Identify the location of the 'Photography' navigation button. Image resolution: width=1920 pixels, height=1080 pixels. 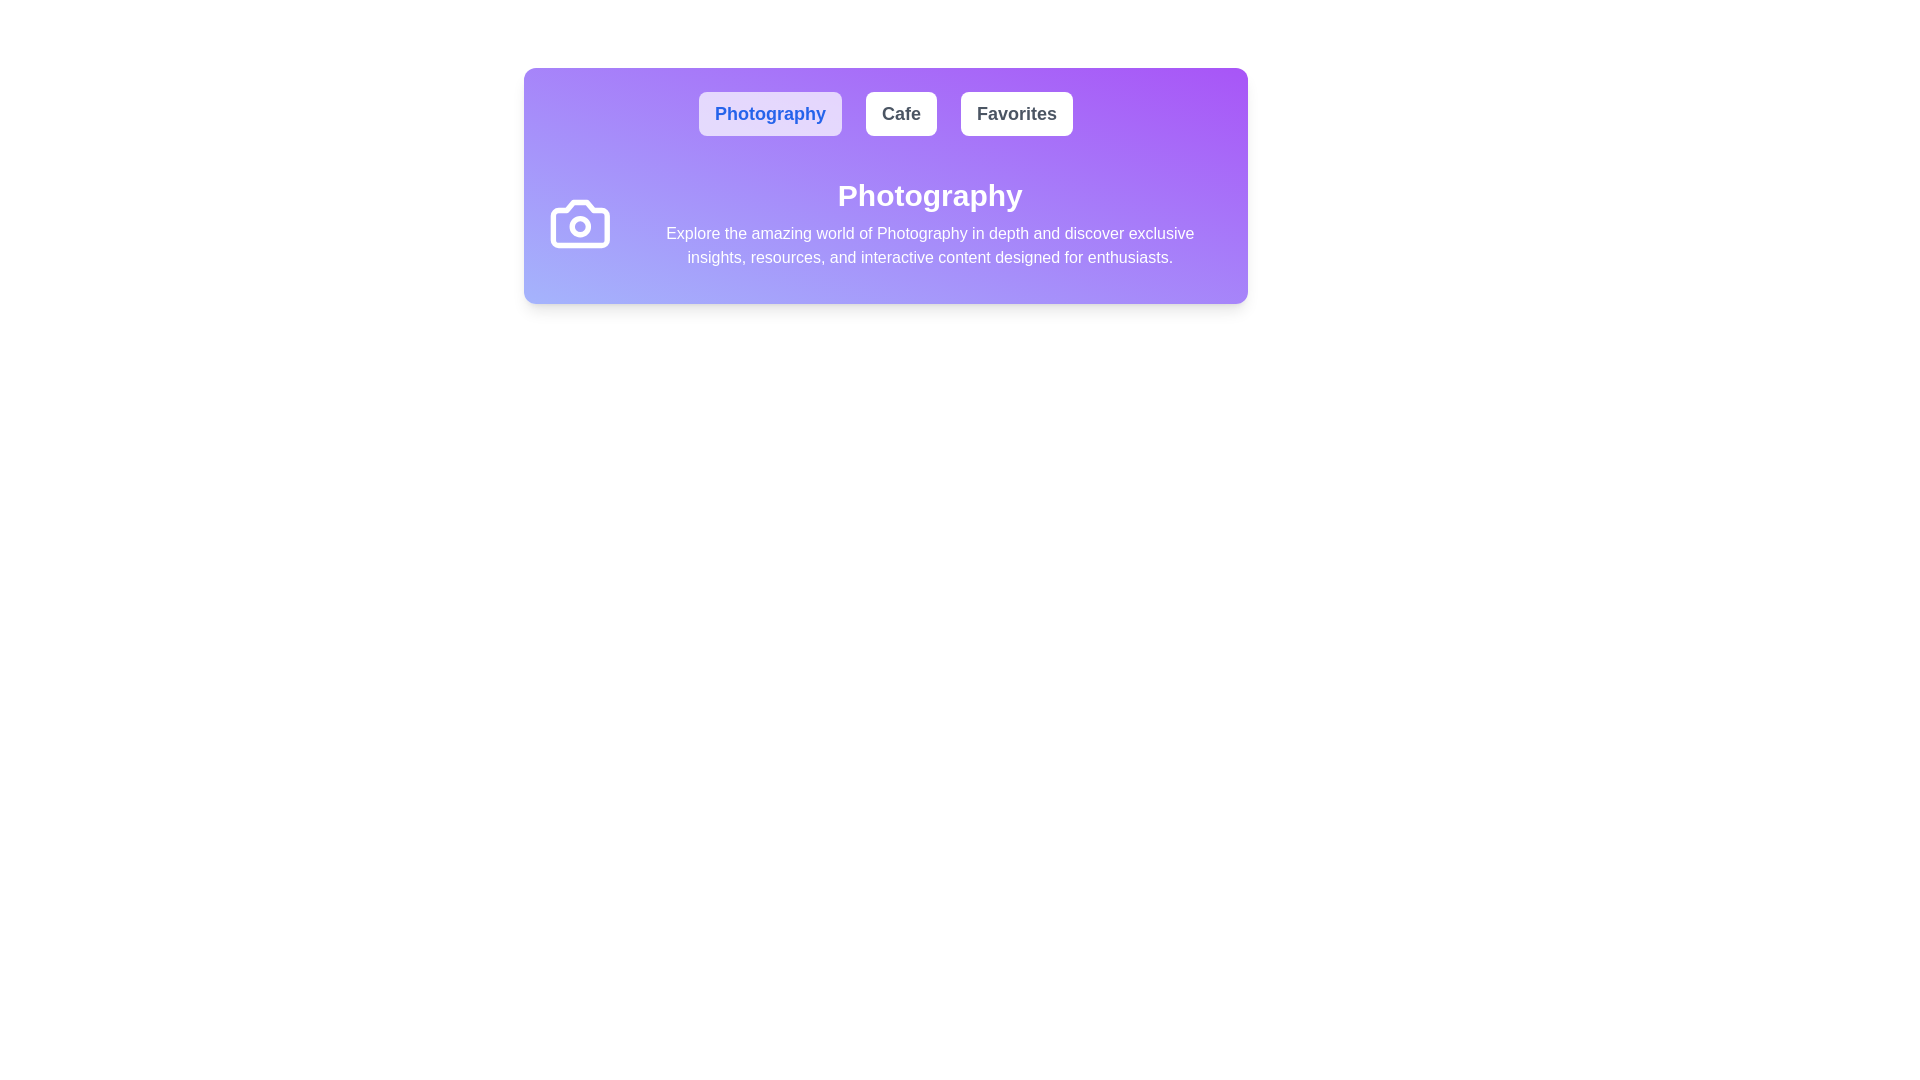
(769, 114).